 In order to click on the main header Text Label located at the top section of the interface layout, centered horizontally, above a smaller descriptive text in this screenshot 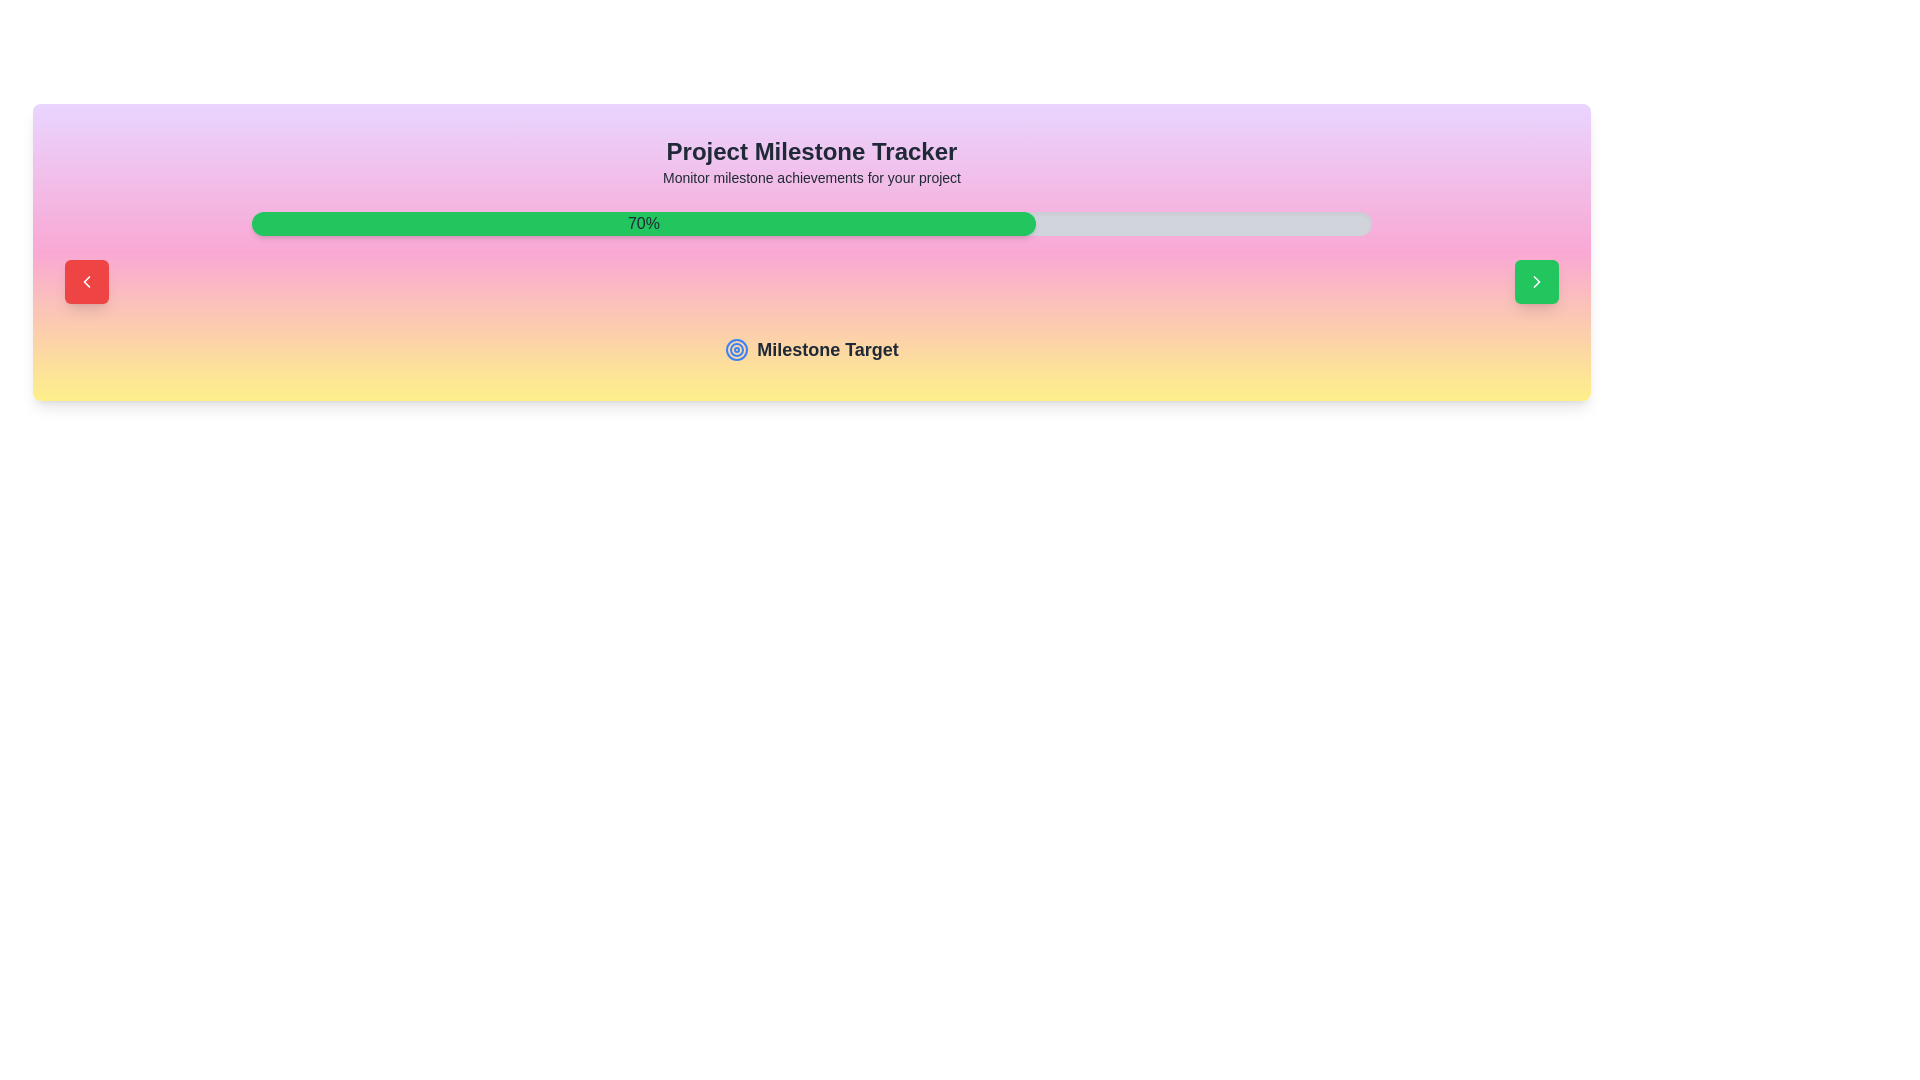, I will do `click(811, 150)`.